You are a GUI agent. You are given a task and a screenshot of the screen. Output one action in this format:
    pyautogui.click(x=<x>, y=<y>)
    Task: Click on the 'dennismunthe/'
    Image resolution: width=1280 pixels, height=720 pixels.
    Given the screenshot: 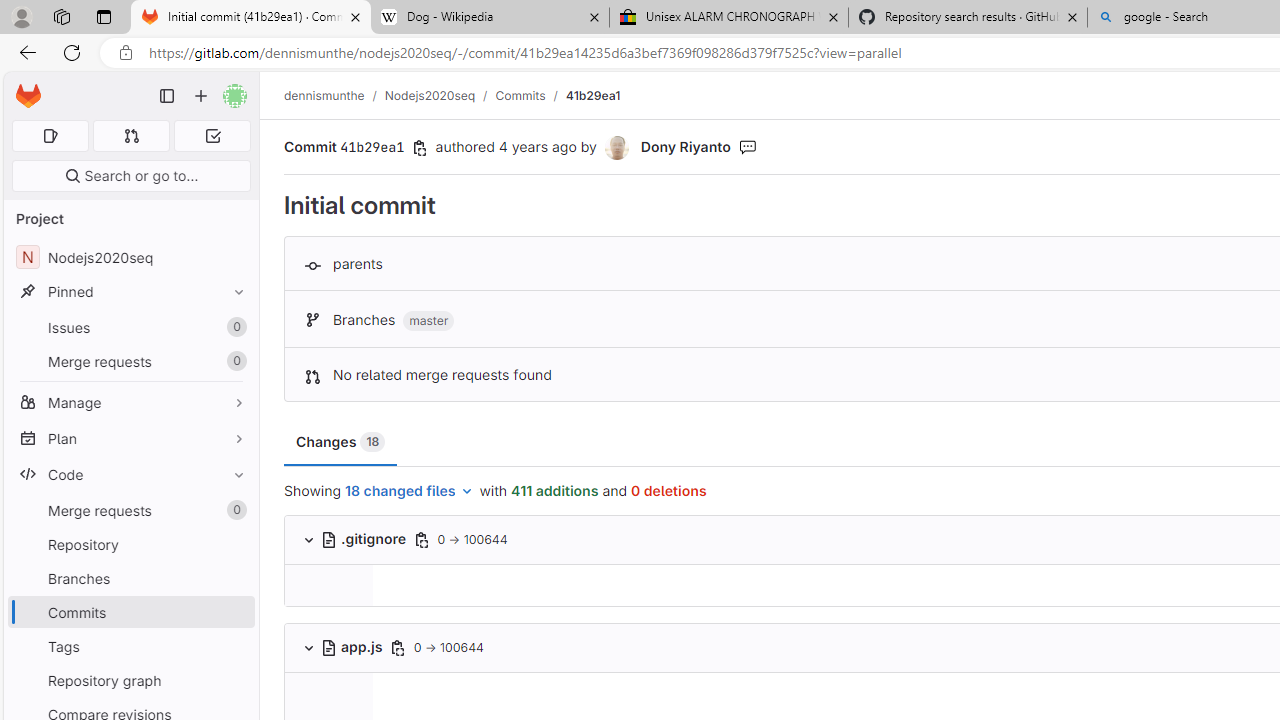 What is the action you would take?
    pyautogui.click(x=334, y=95)
    